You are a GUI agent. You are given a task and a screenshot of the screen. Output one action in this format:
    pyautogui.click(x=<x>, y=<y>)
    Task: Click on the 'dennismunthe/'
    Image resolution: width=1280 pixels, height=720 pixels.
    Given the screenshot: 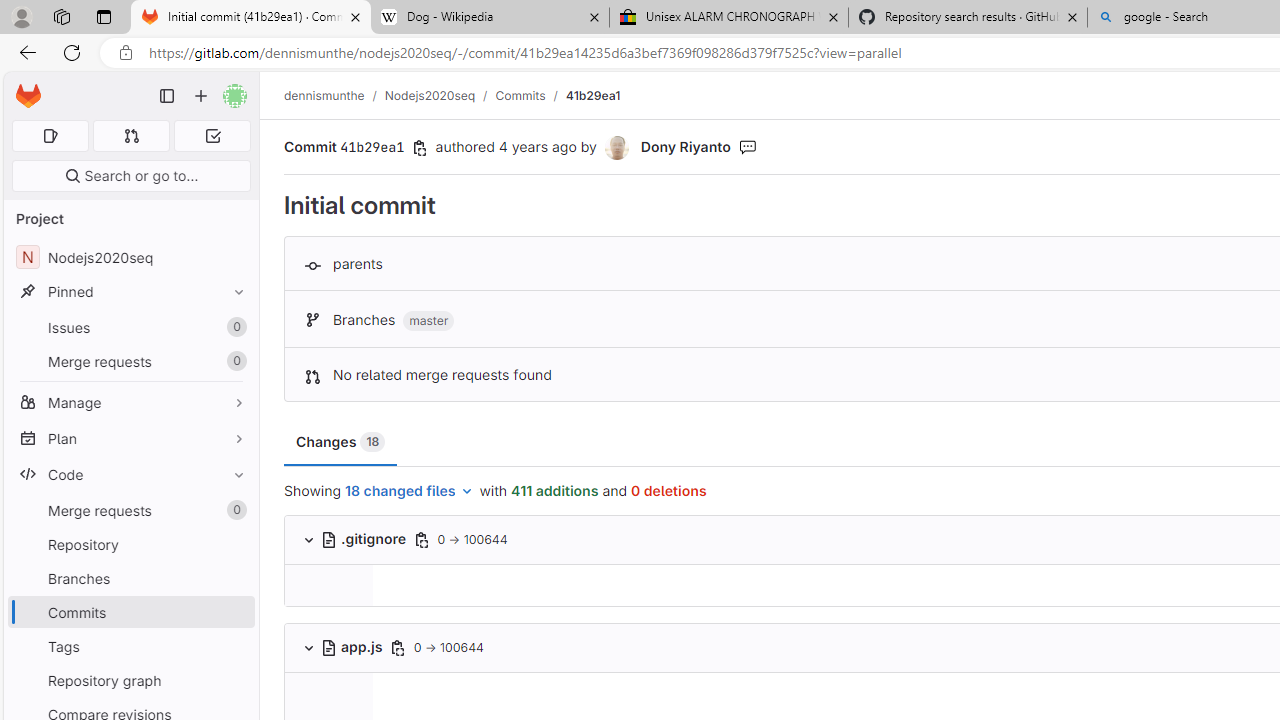 What is the action you would take?
    pyautogui.click(x=334, y=95)
    